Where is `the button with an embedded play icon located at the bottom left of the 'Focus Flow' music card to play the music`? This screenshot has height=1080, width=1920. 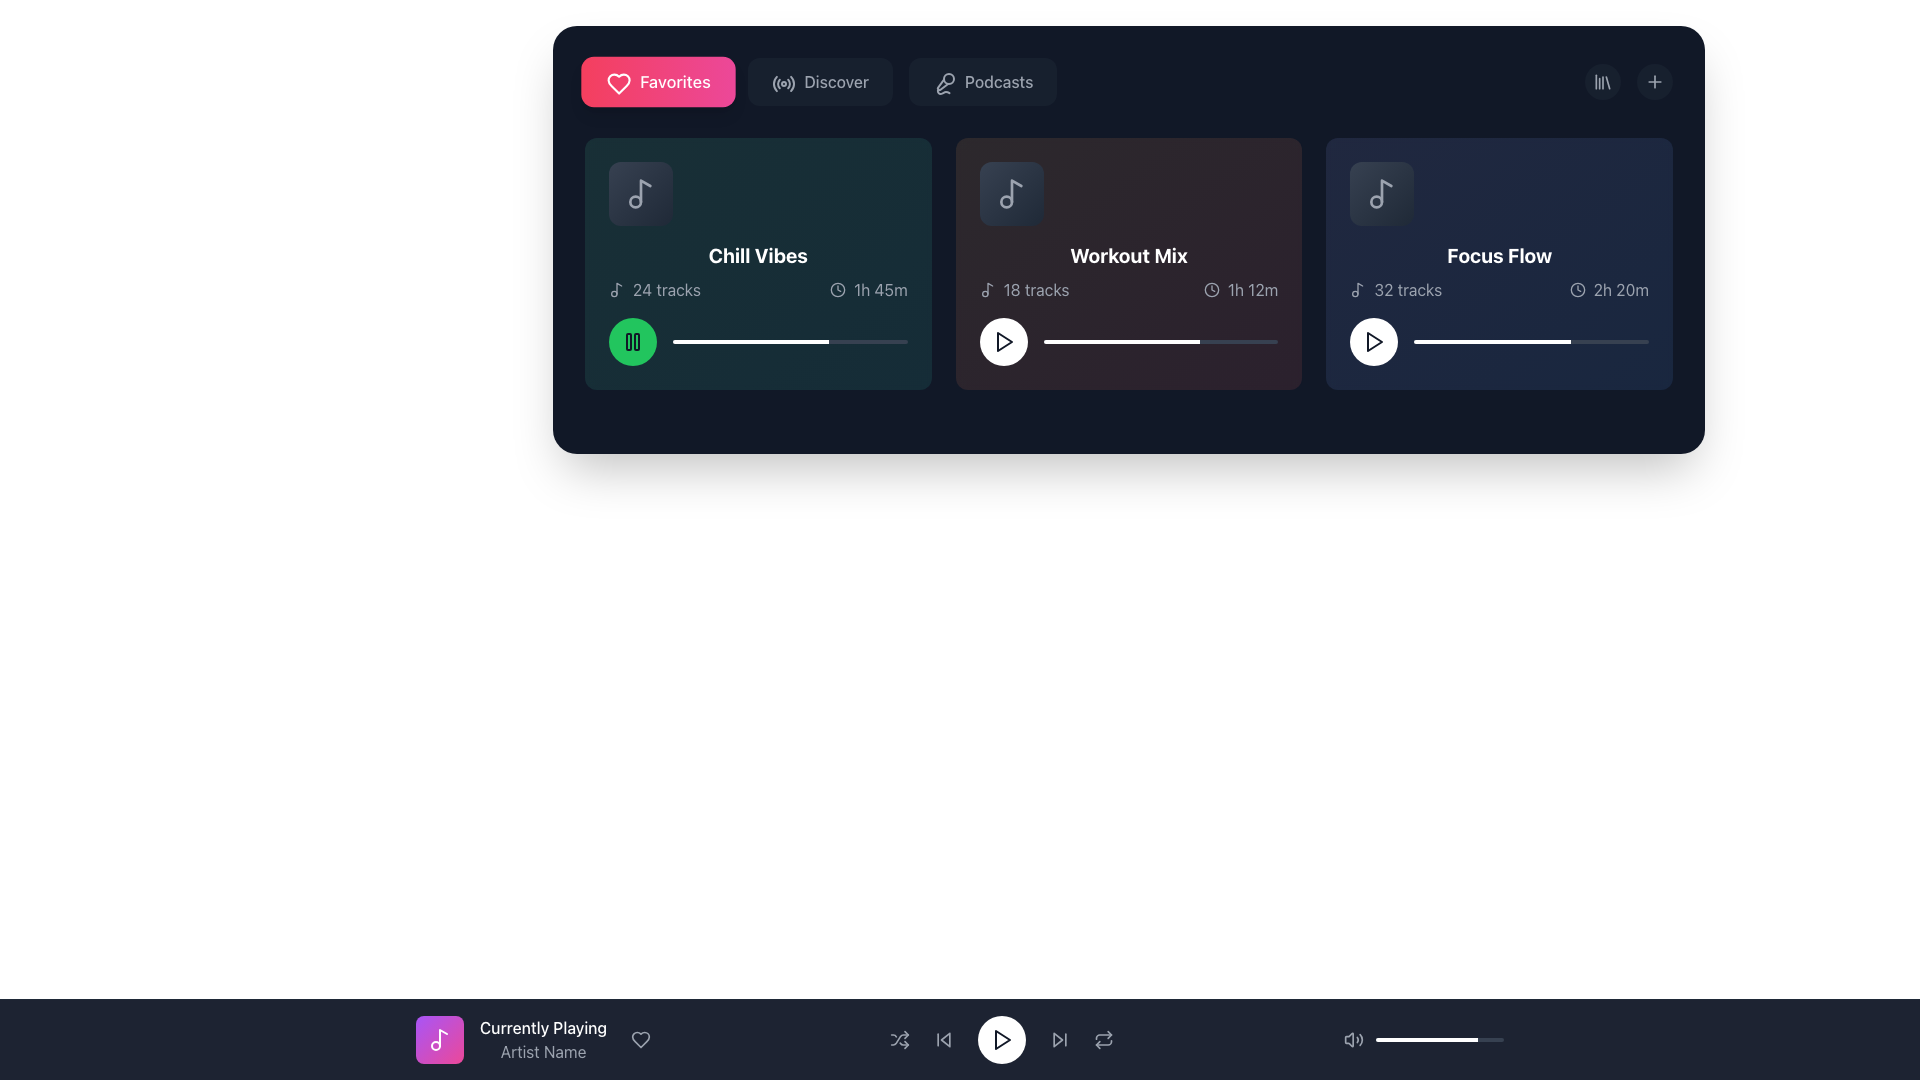 the button with an embedded play icon located at the bottom left of the 'Focus Flow' music card to play the music is located at coordinates (1372, 341).